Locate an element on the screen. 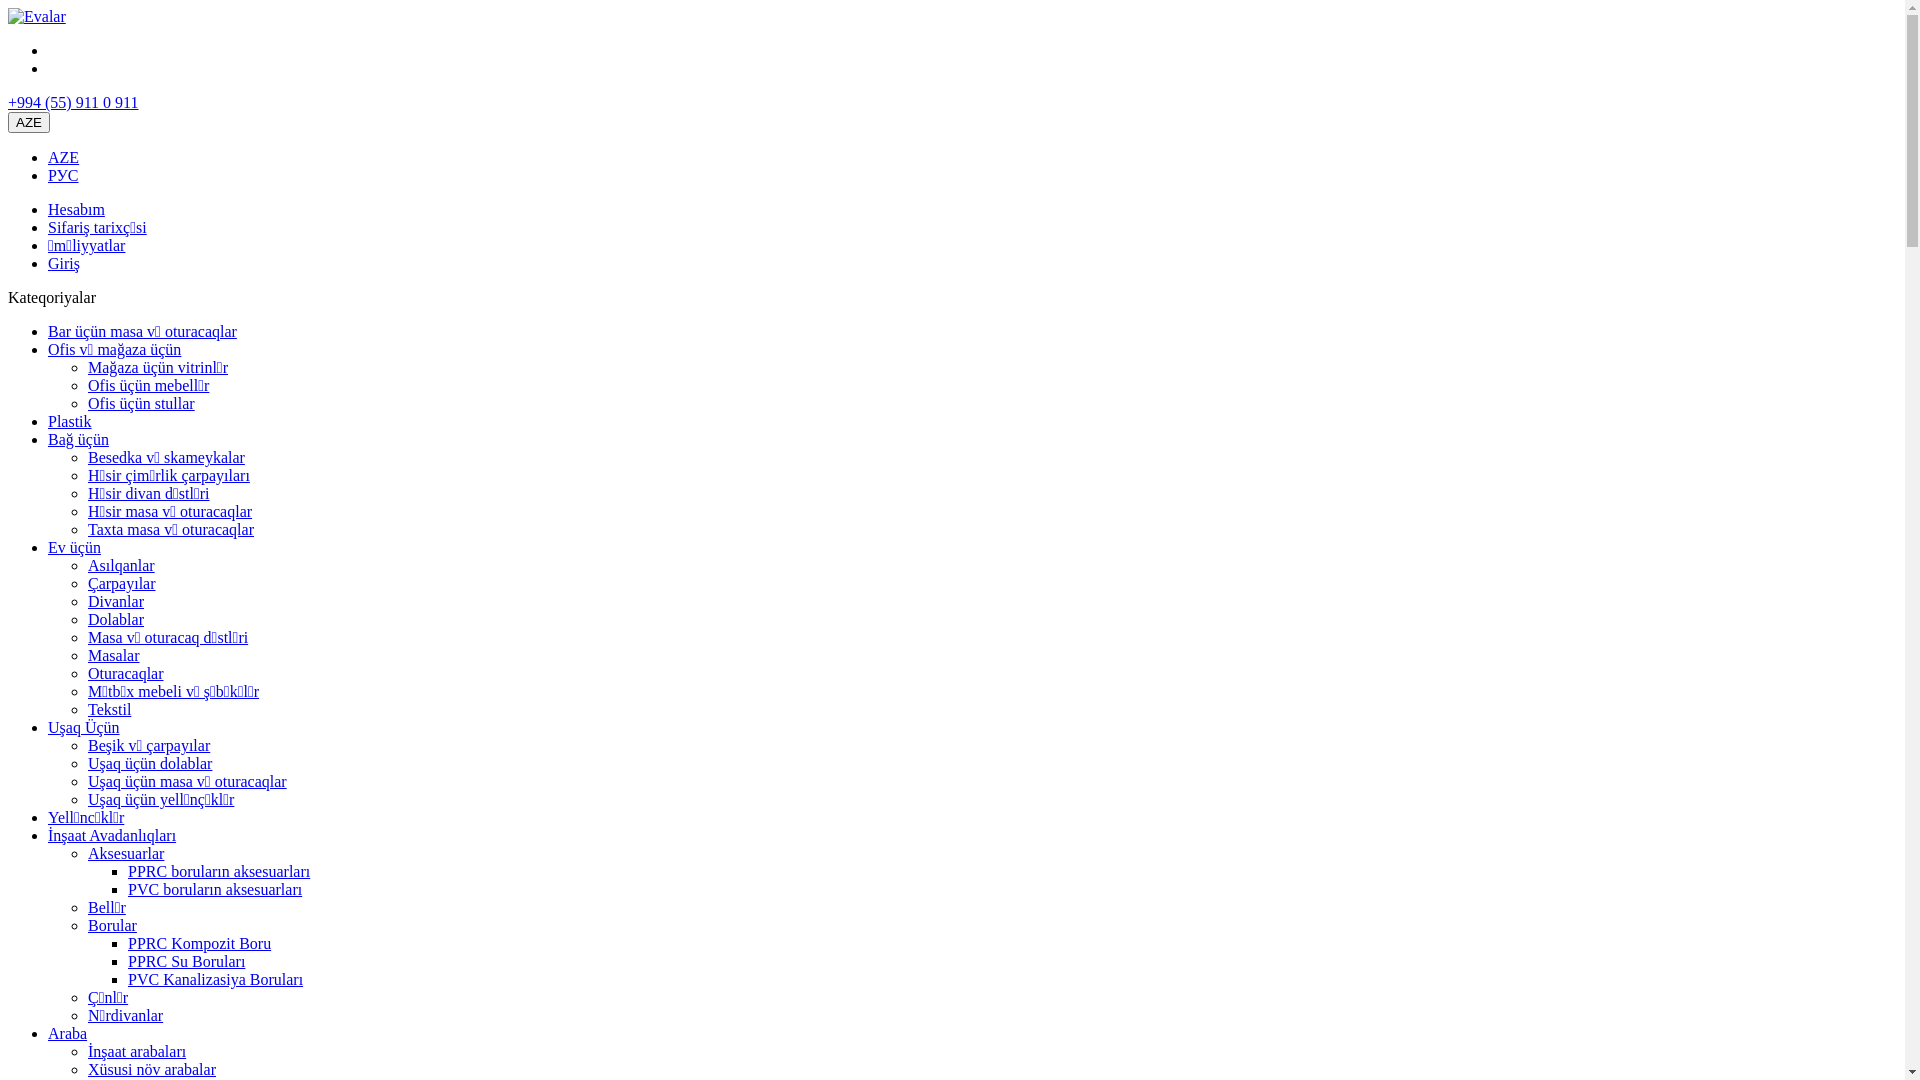 Image resolution: width=1920 pixels, height=1080 pixels. 'Evalar' is located at coordinates (37, 16).